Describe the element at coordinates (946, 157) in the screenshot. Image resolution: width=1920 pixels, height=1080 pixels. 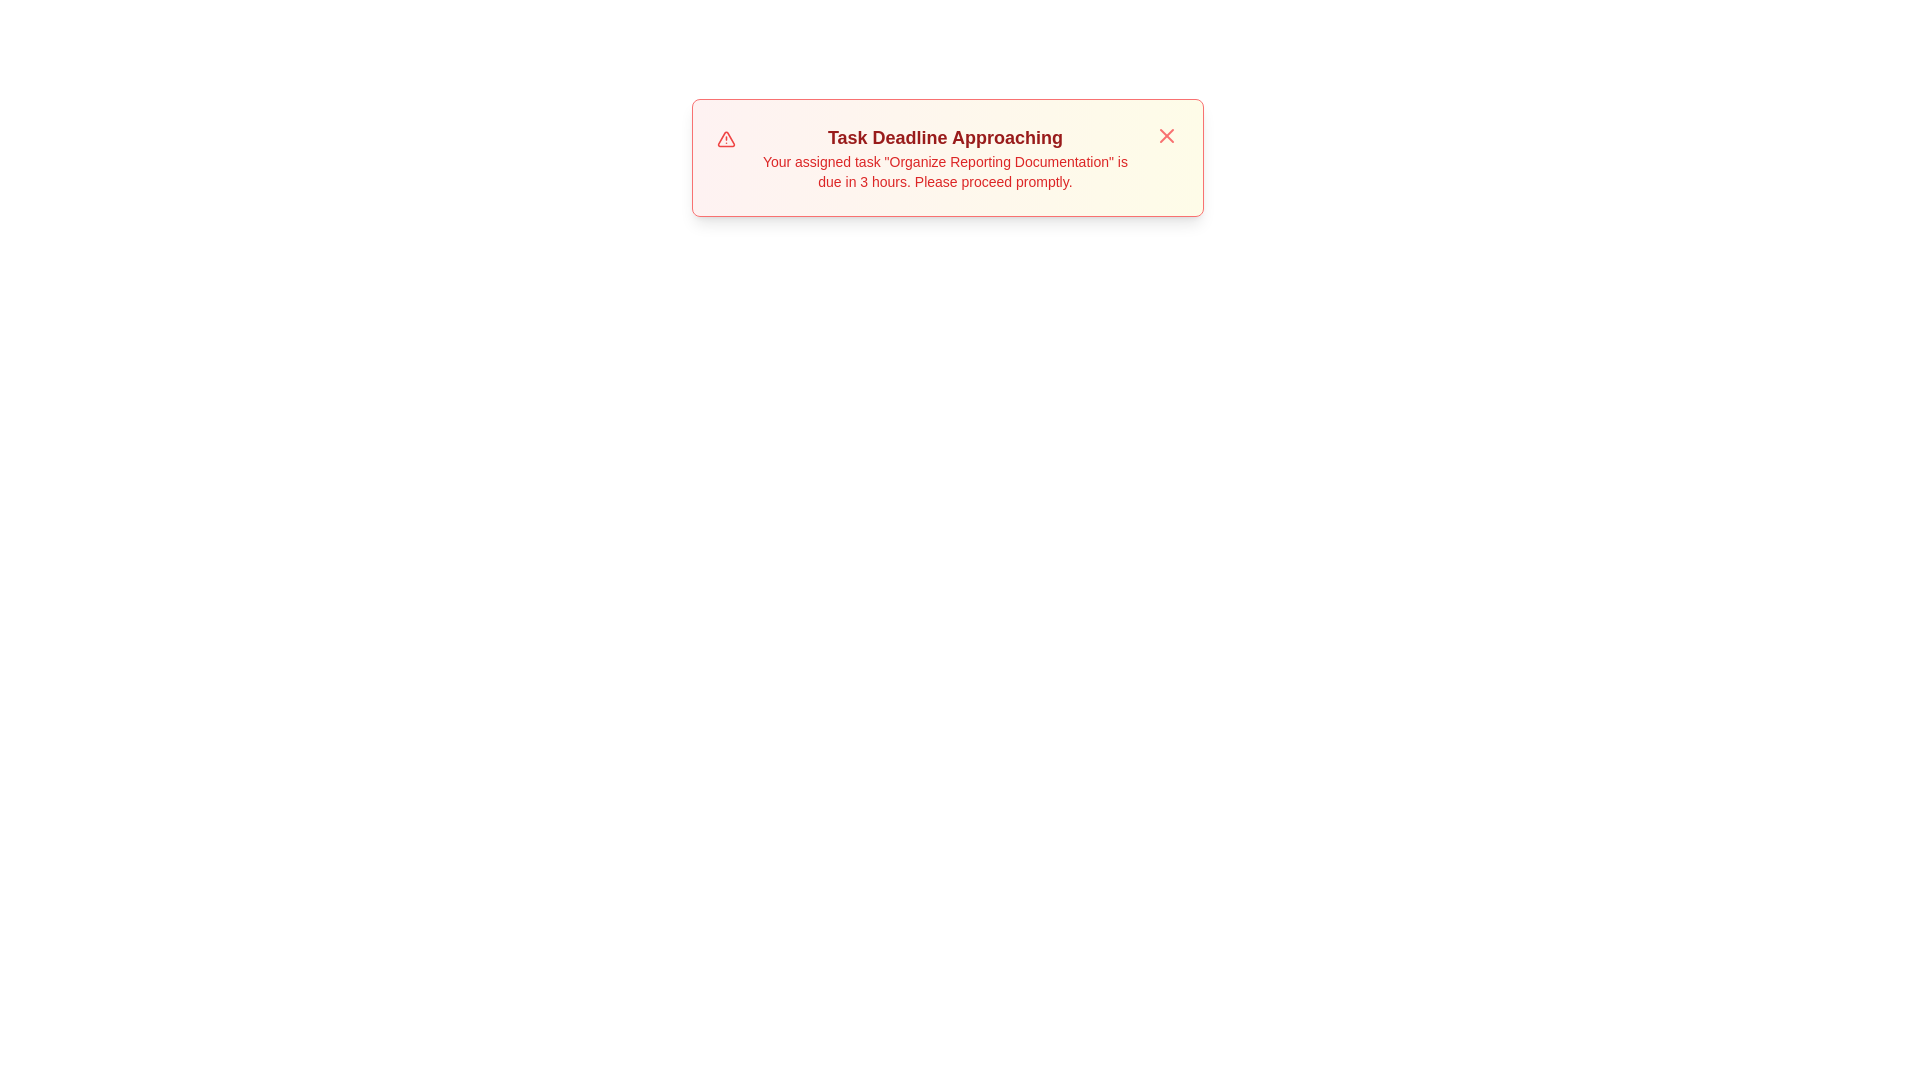
I see `the notification box with rounded corners and a gradient background, which contains a bold red warning title and descriptive message, to read the details` at that location.